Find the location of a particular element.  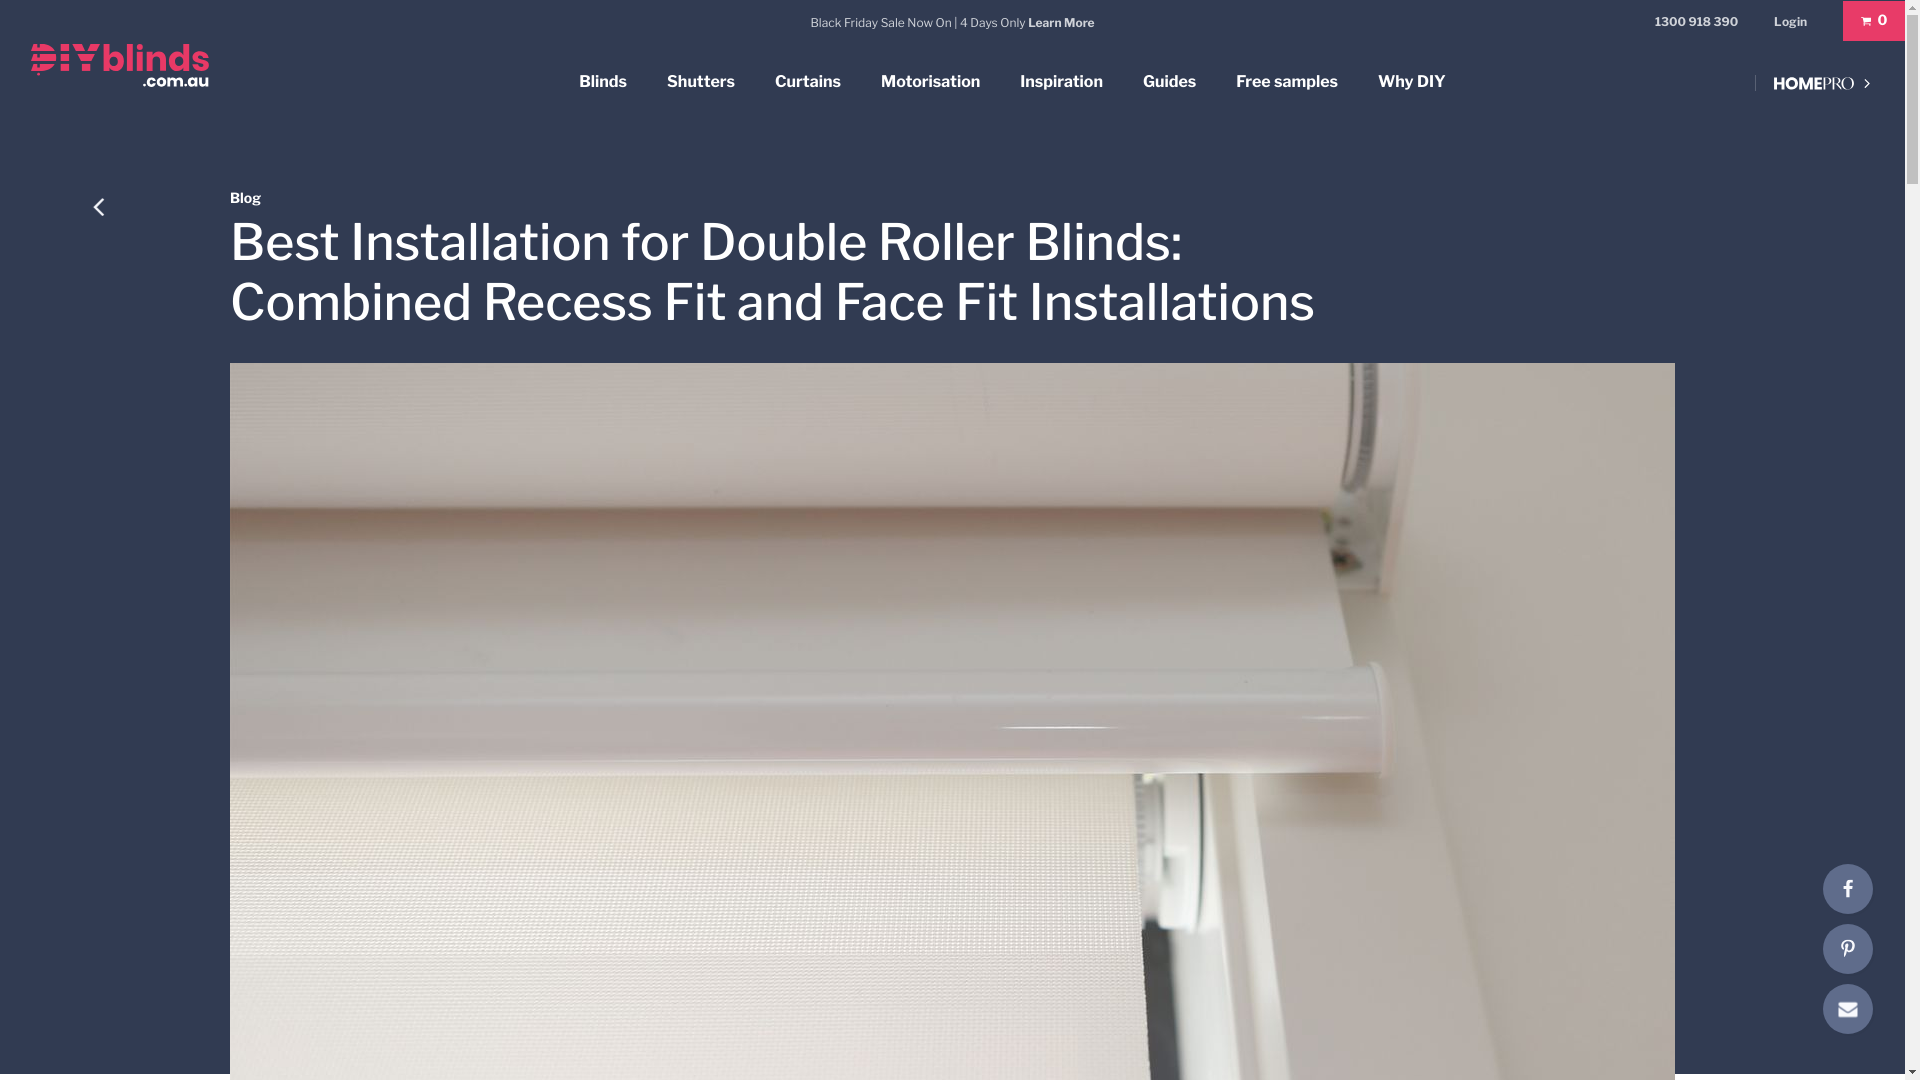

'Login' is located at coordinates (1790, 20).